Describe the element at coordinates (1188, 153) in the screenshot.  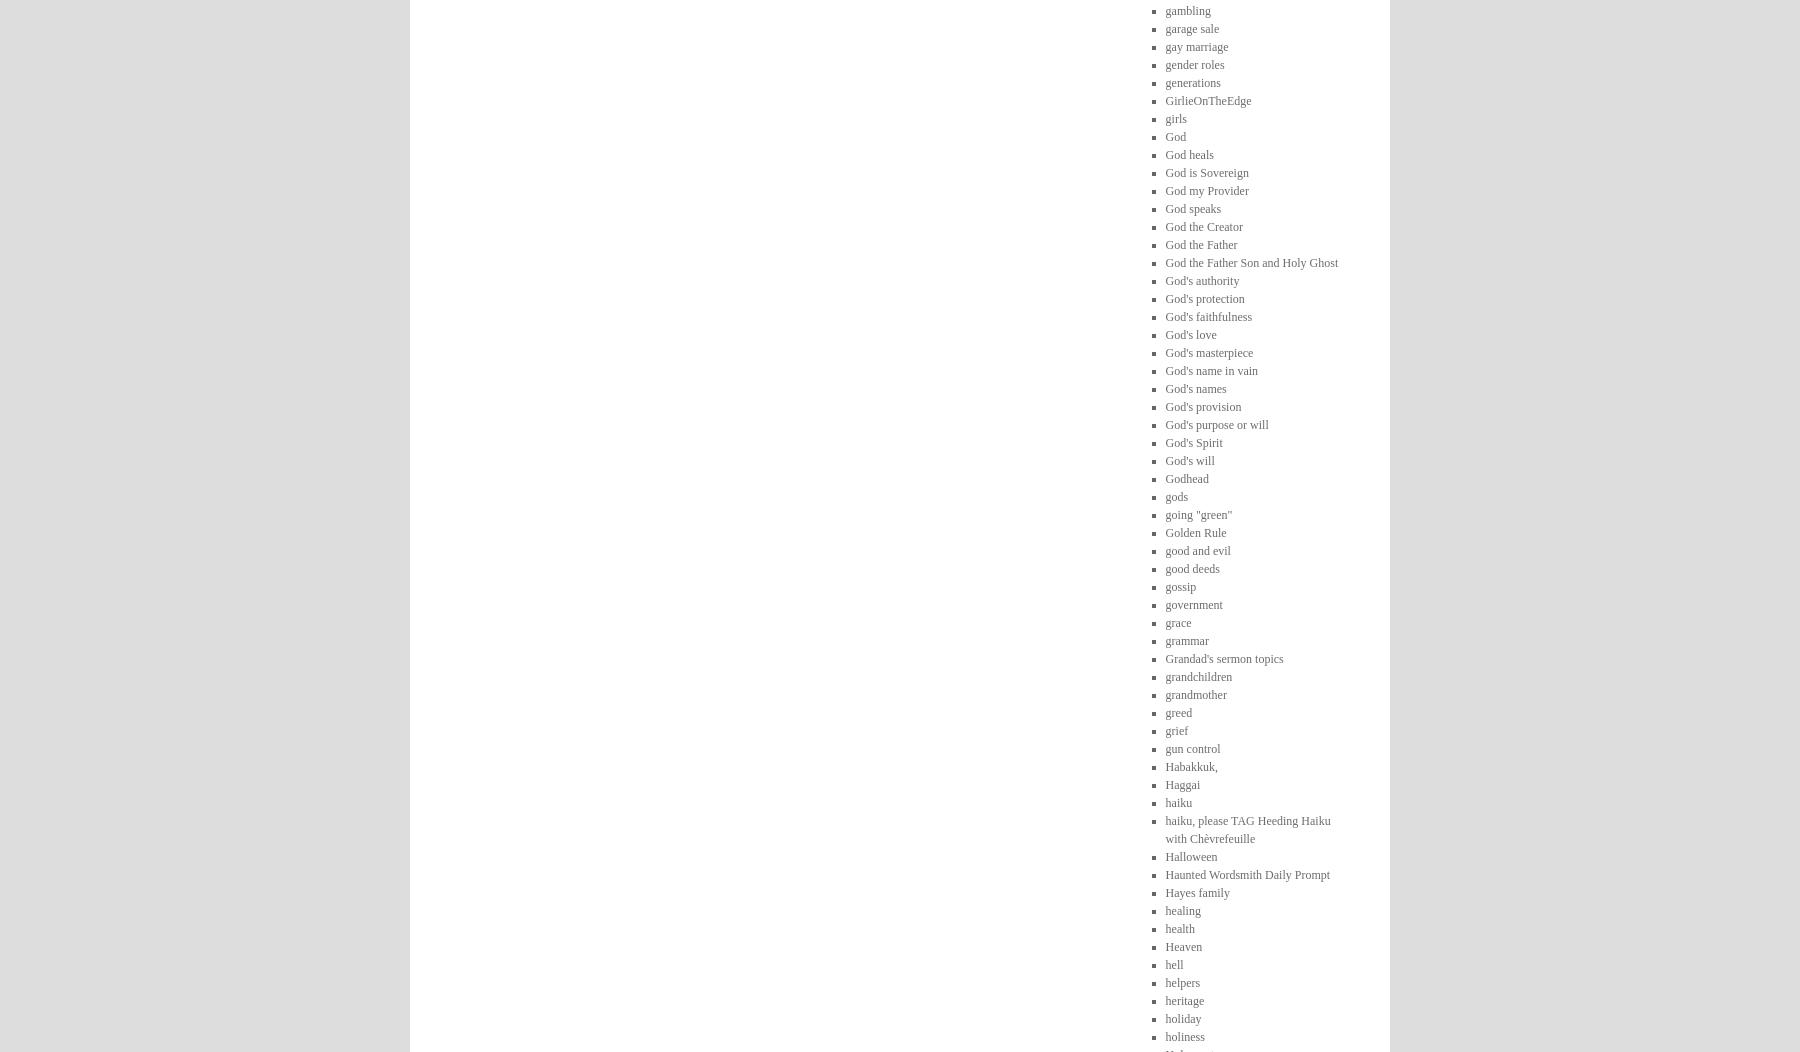
I see `'God heals'` at that location.